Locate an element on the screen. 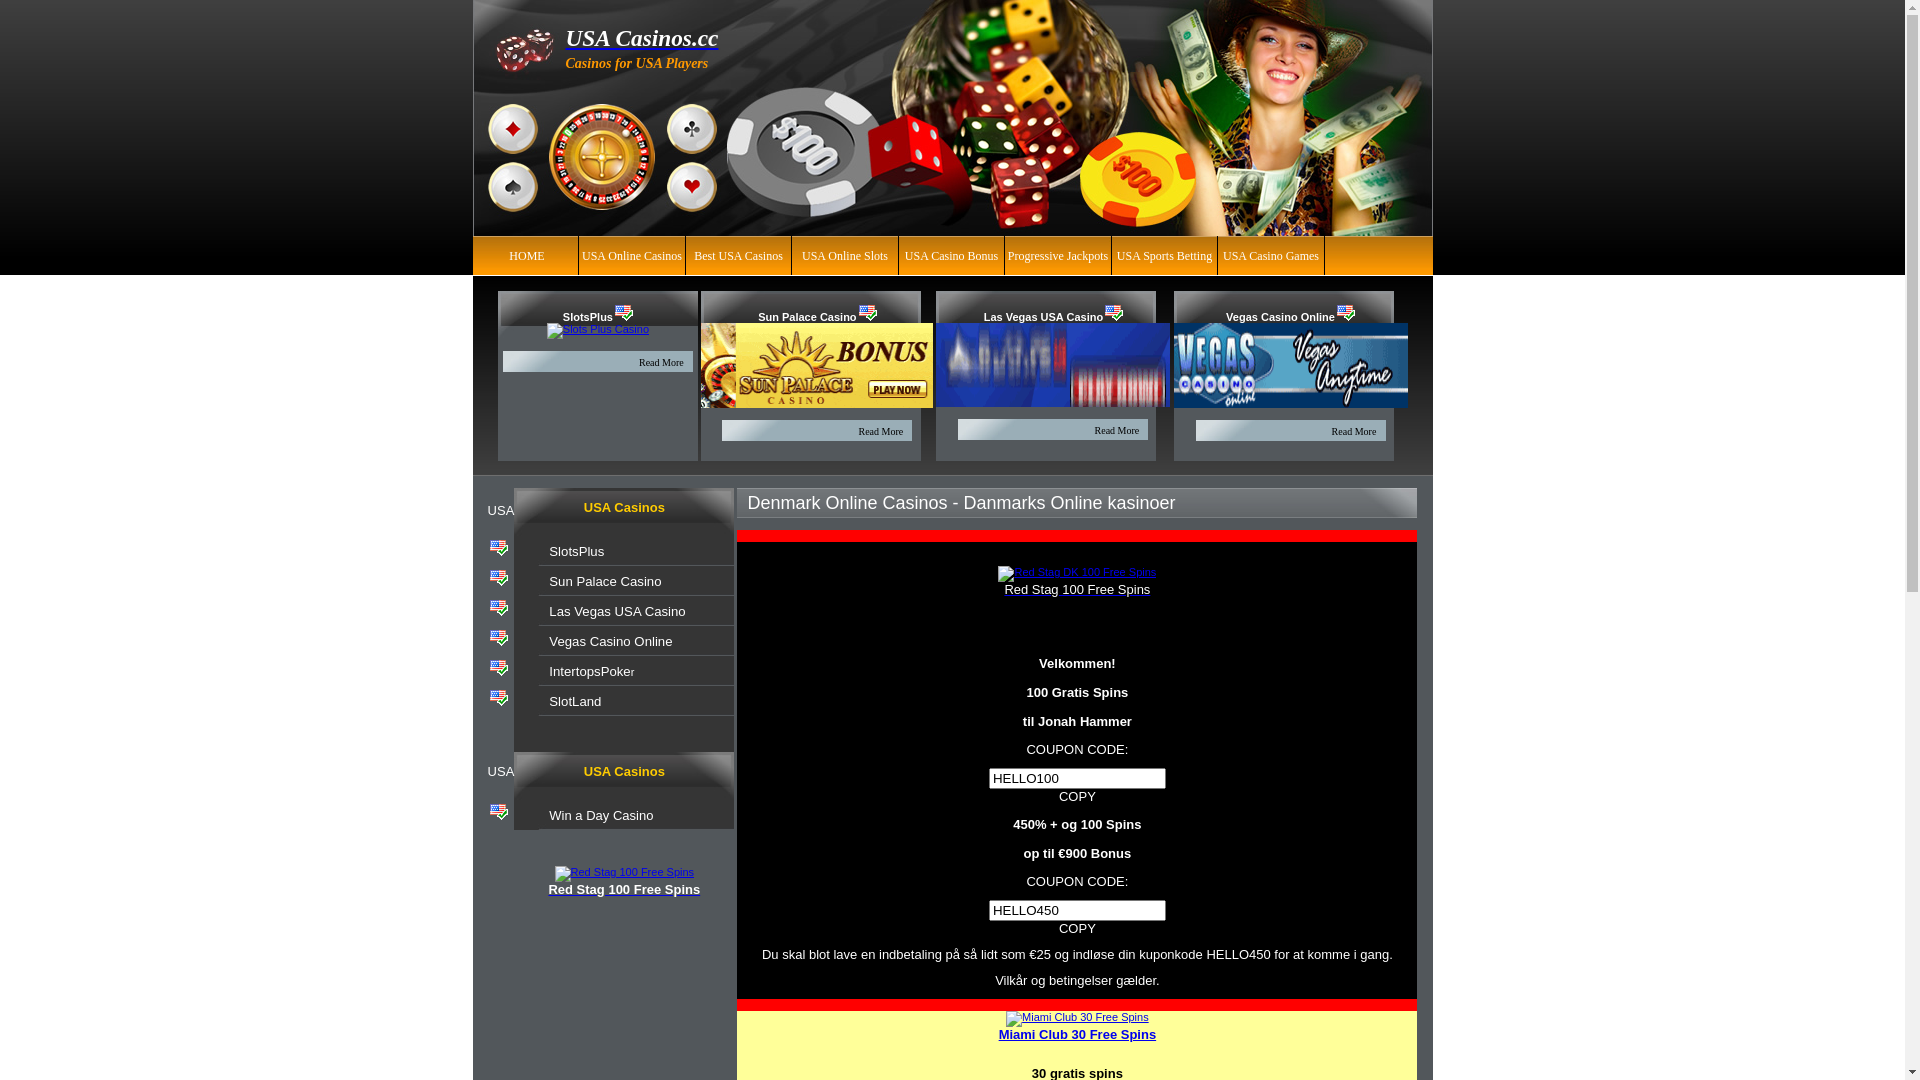  'Red Stag 100 Free Spins' is located at coordinates (1003, 588).